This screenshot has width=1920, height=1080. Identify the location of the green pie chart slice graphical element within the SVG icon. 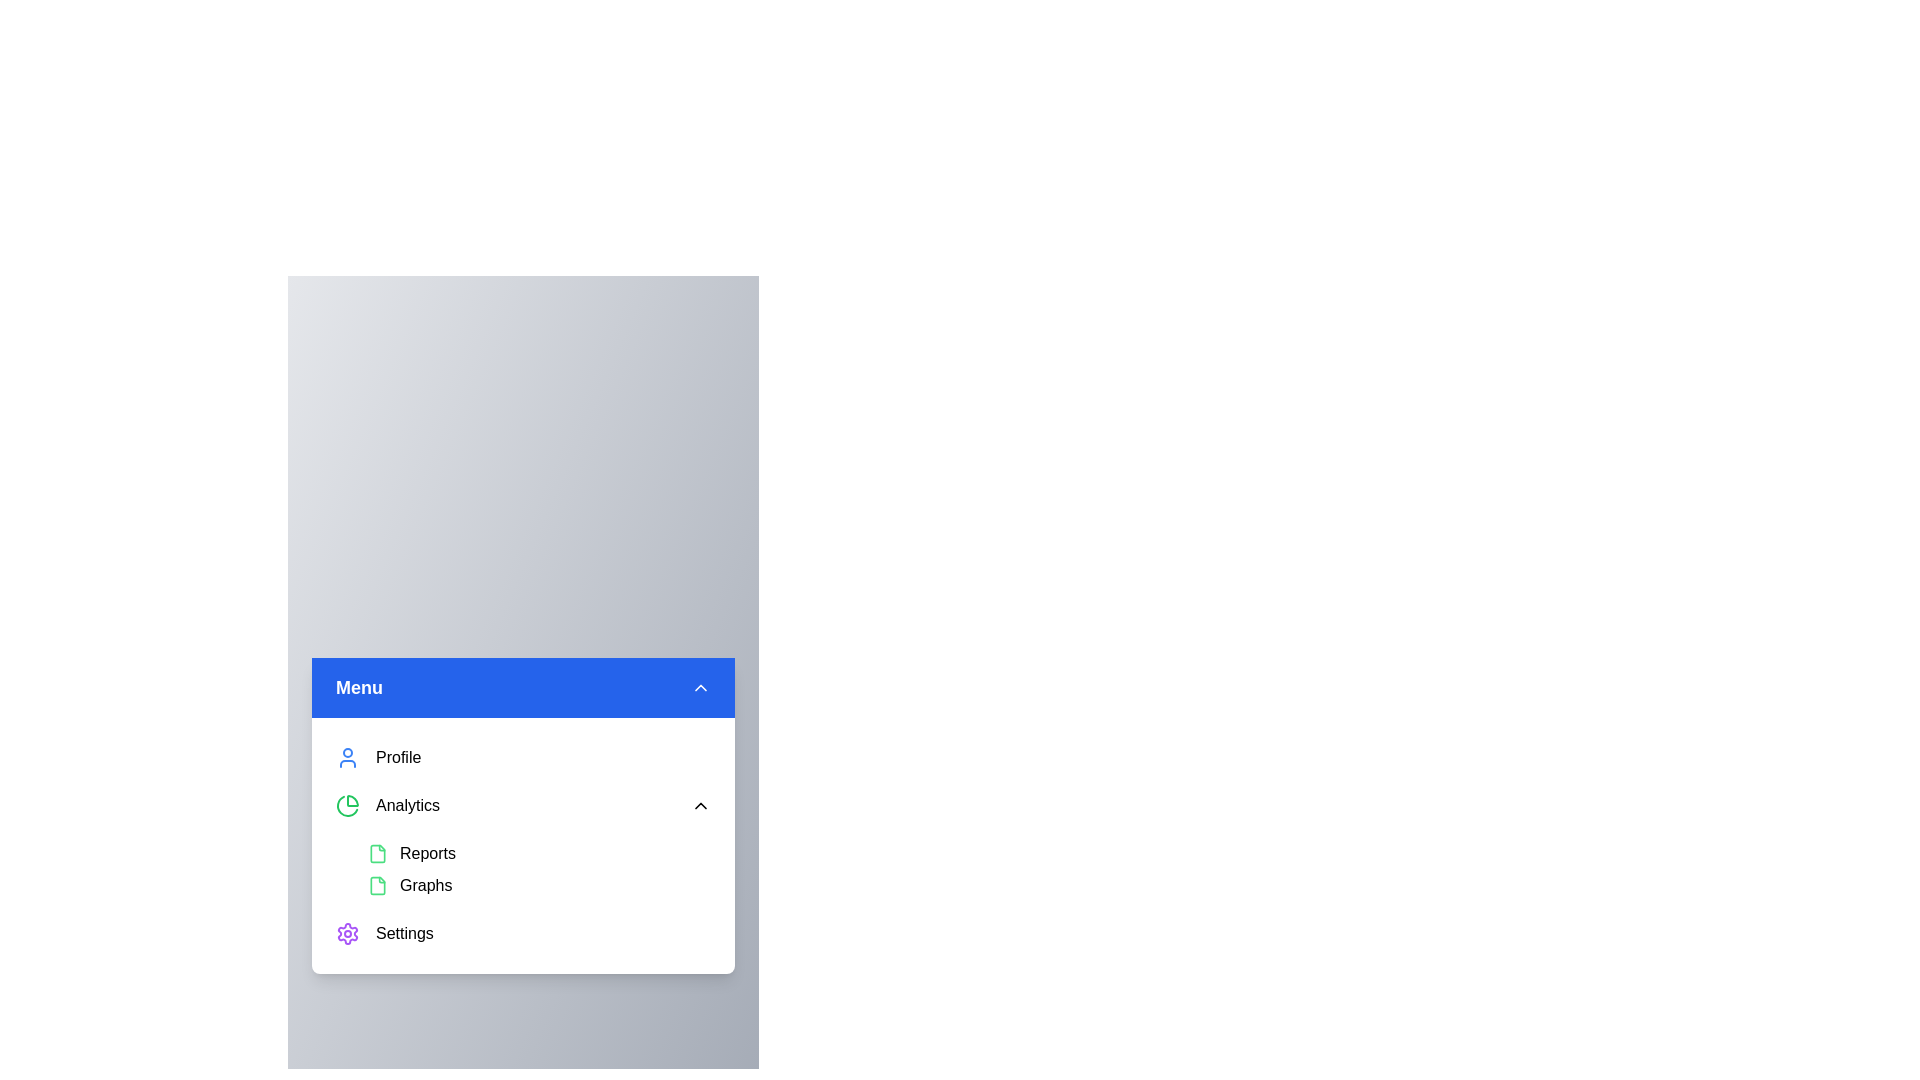
(347, 805).